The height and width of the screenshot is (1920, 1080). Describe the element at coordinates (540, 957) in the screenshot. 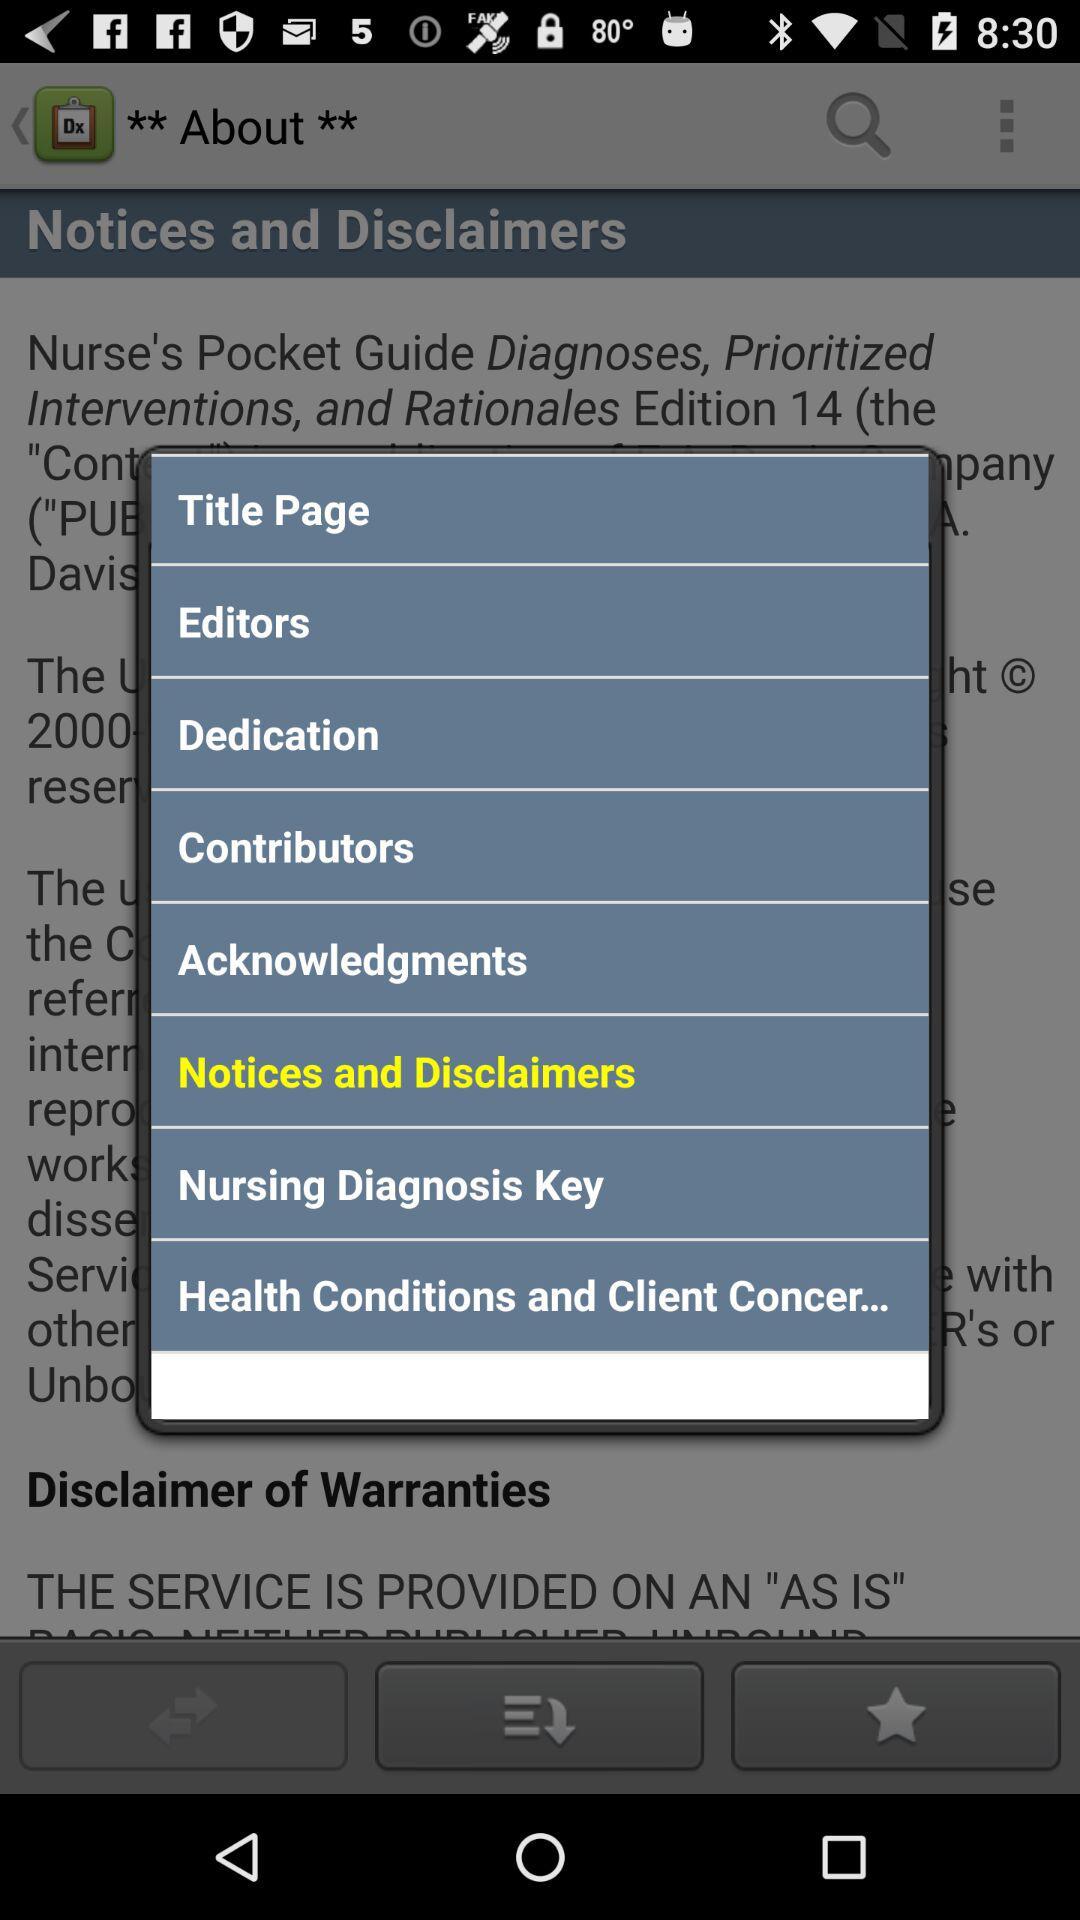

I see `the app above the notices and disclaimers app` at that location.